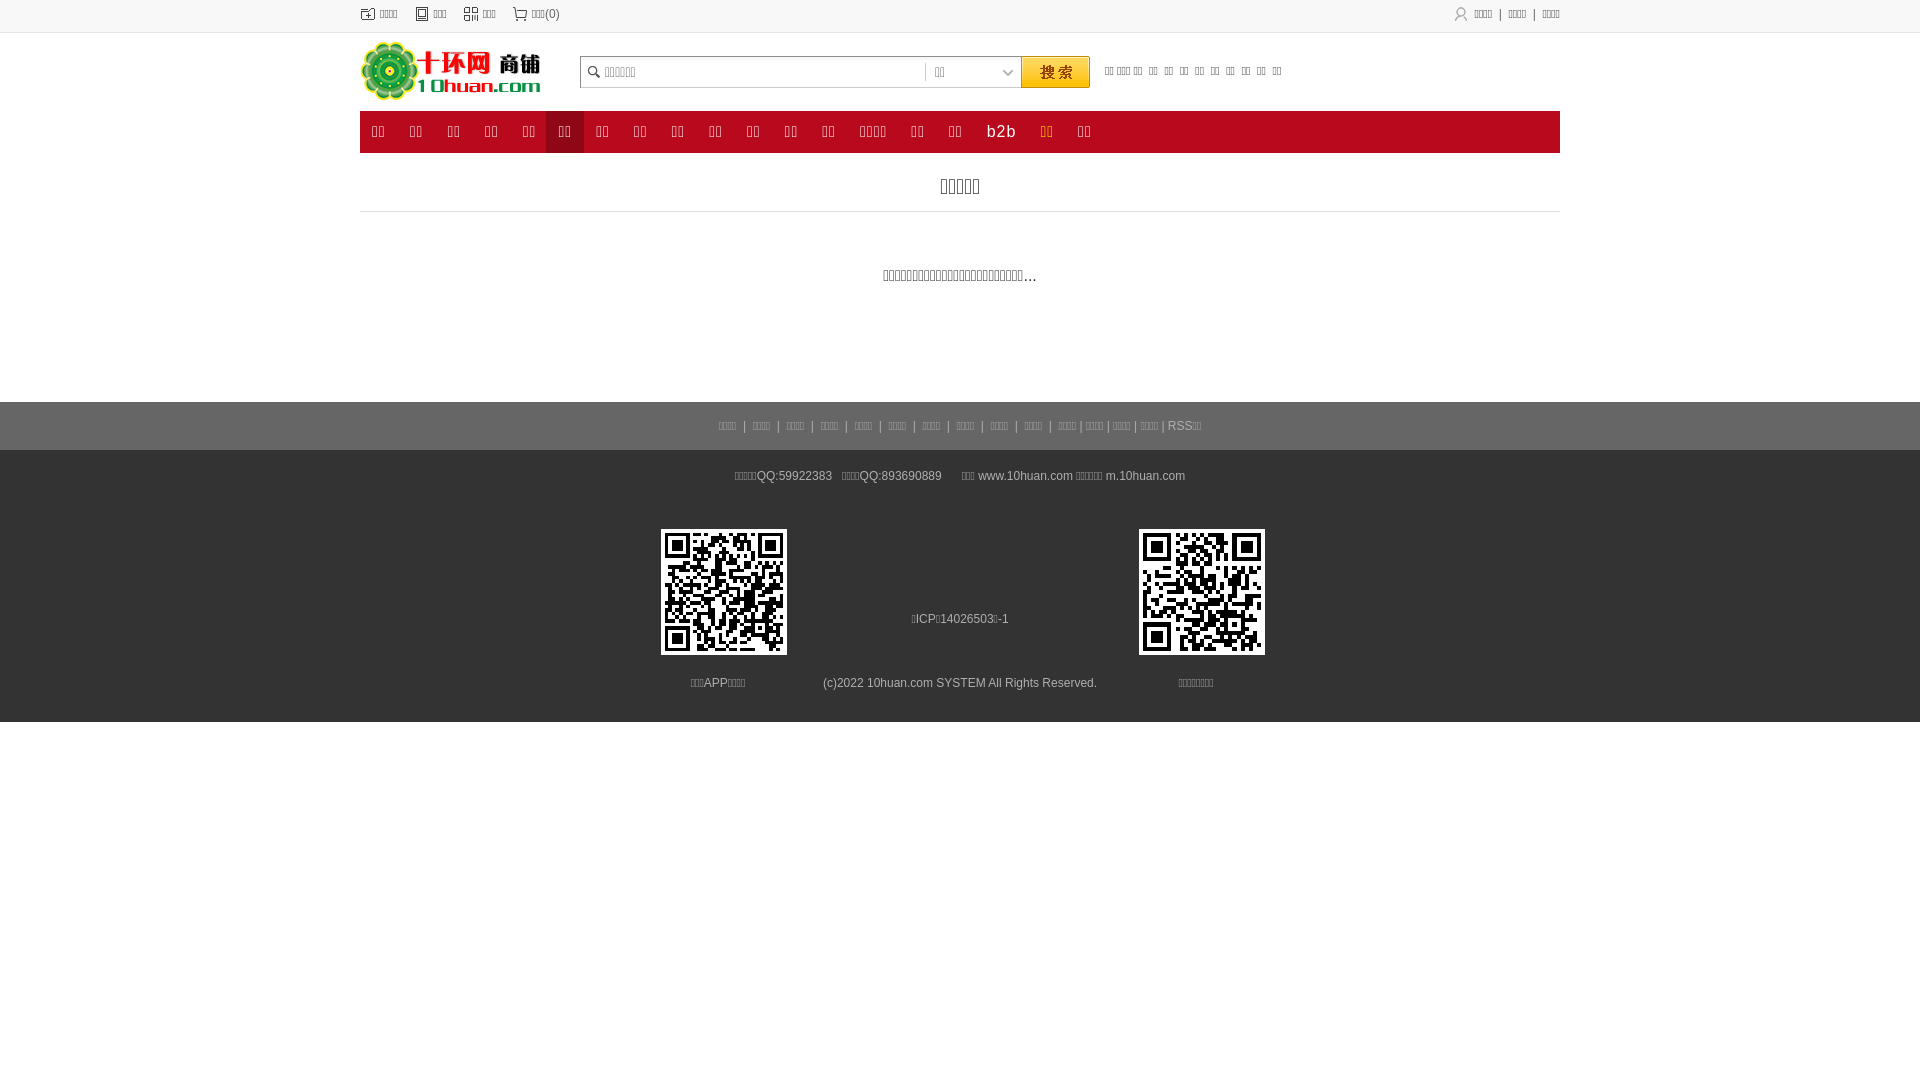  What do you see at coordinates (1002, 131) in the screenshot?
I see `'b2b'` at bounding box center [1002, 131].